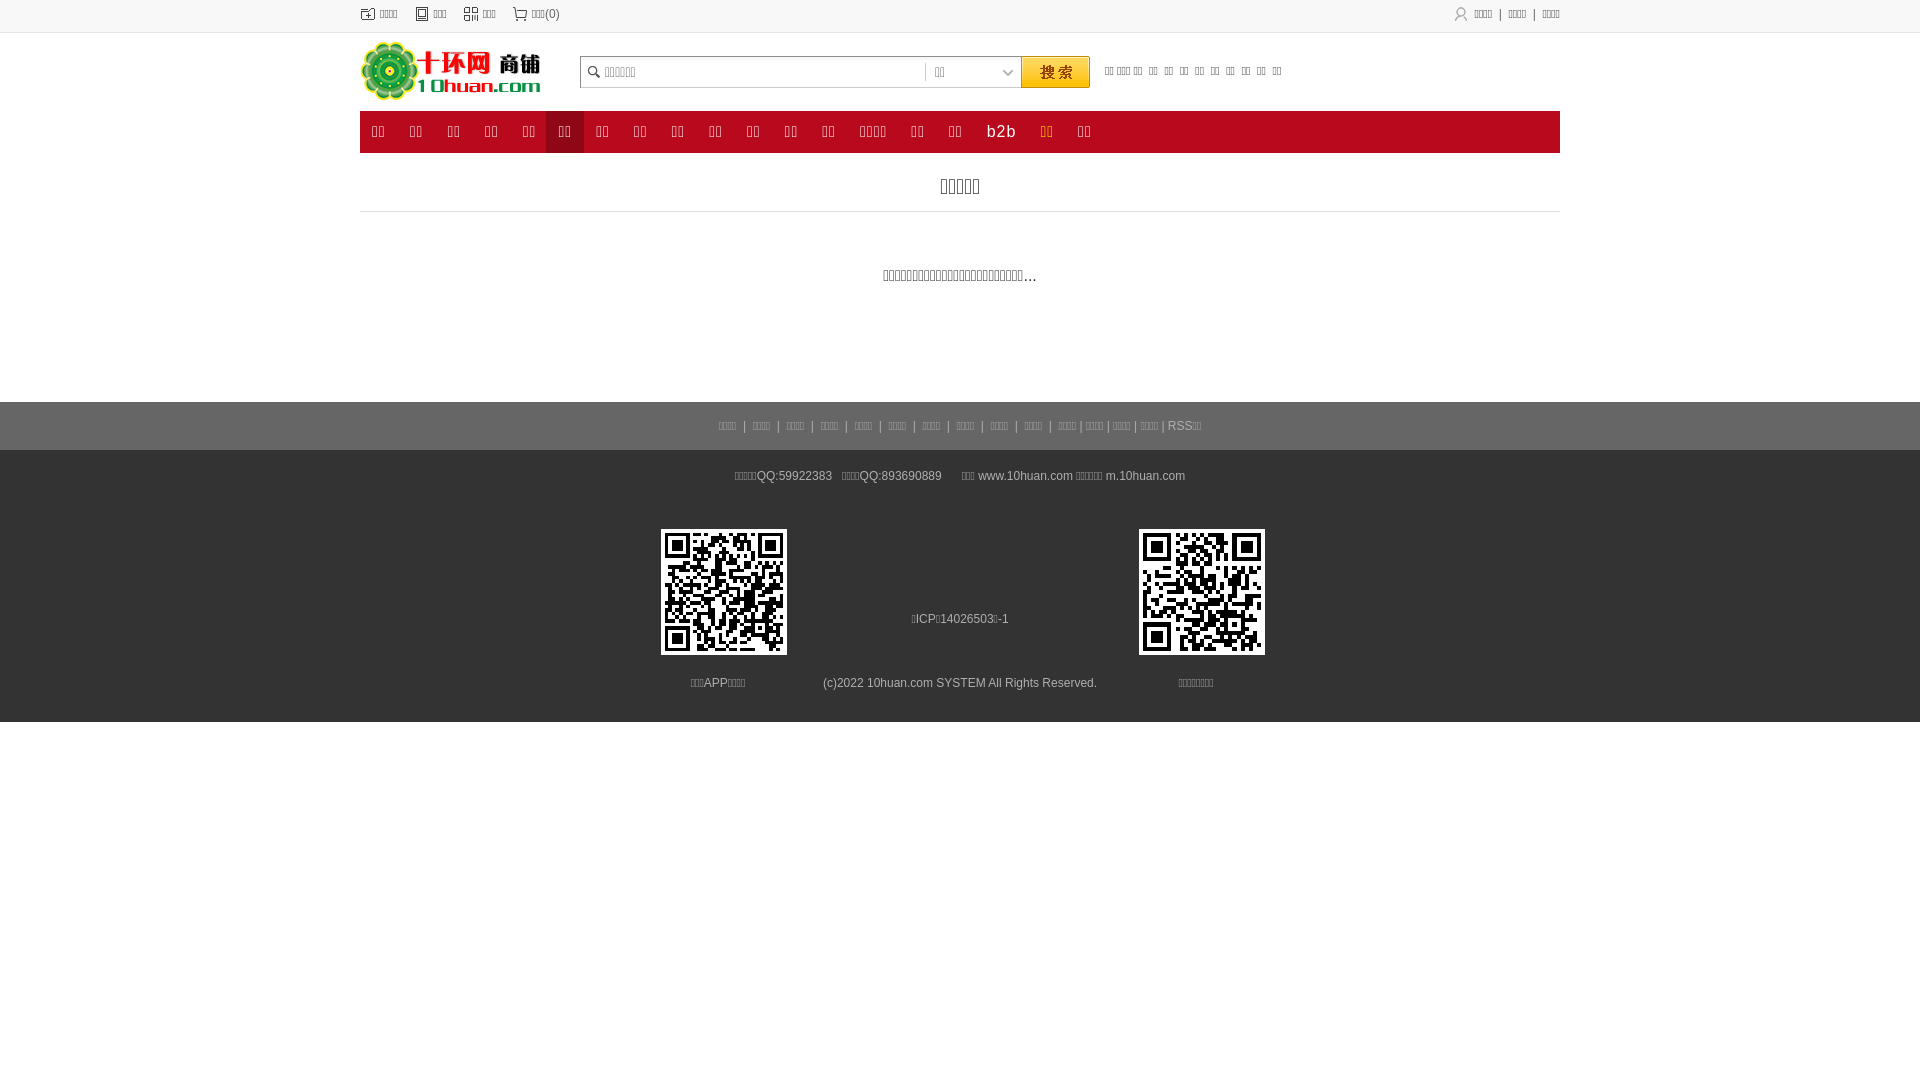  What do you see at coordinates (1002, 131) in the screenshot?
I see `'b2b'` at bounding box center [1002, 131].